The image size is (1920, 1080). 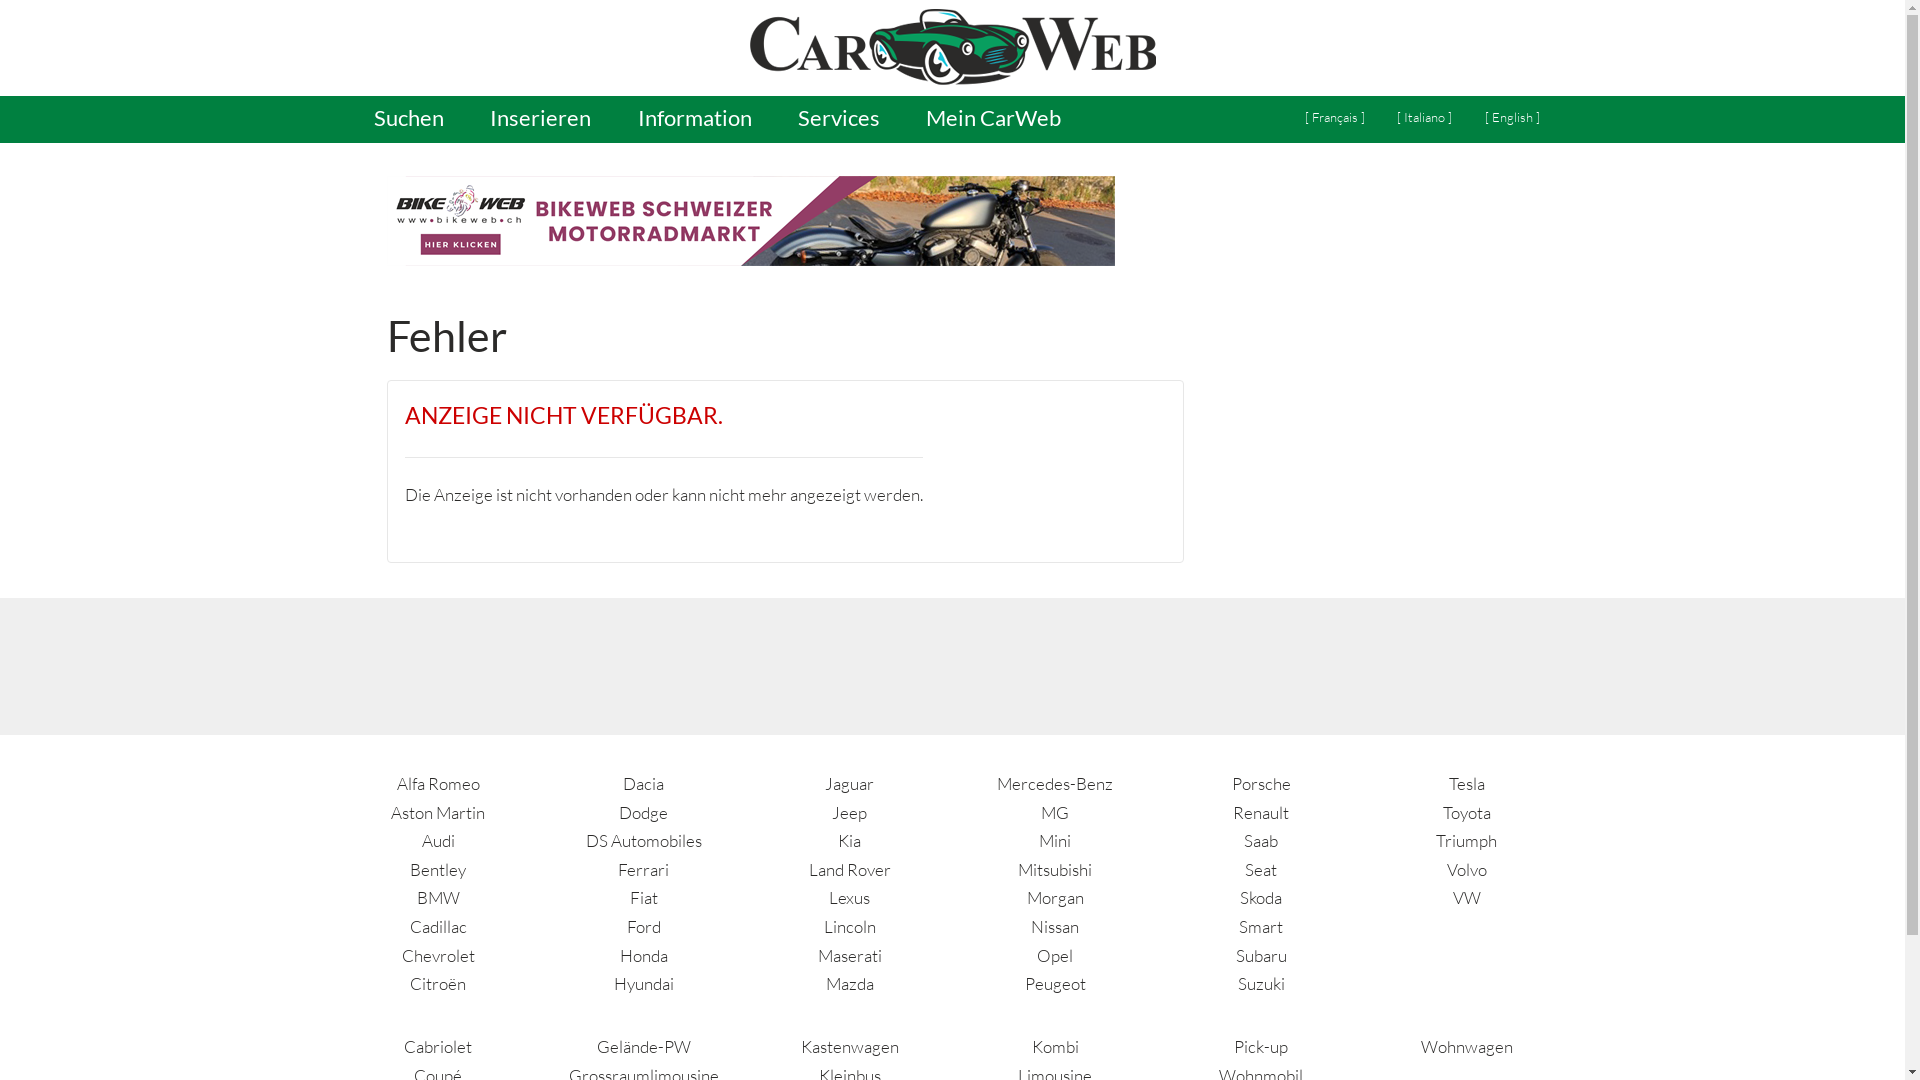 I want to click on 'Smart', so click(x=1260, y=926).